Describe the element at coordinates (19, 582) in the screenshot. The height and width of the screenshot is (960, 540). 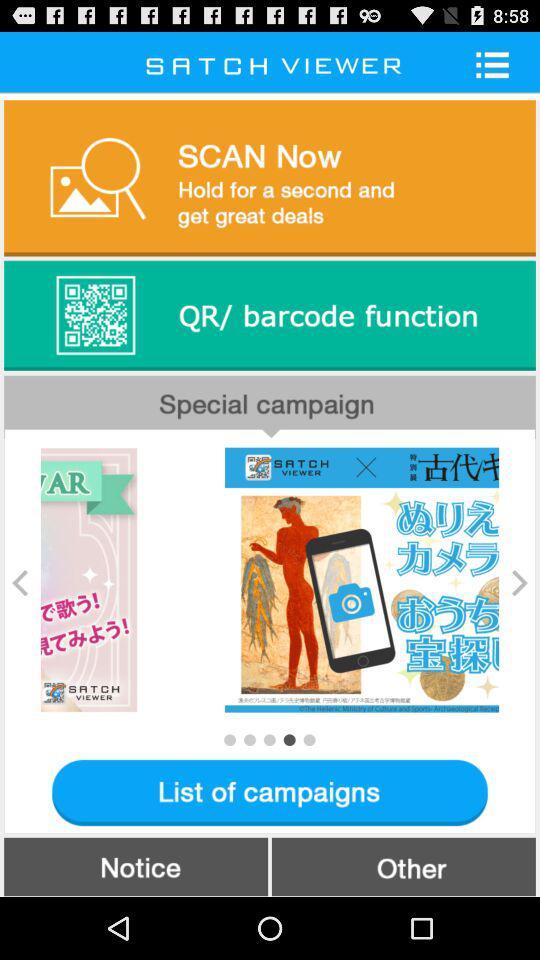
I see `icon on the left` at that location.